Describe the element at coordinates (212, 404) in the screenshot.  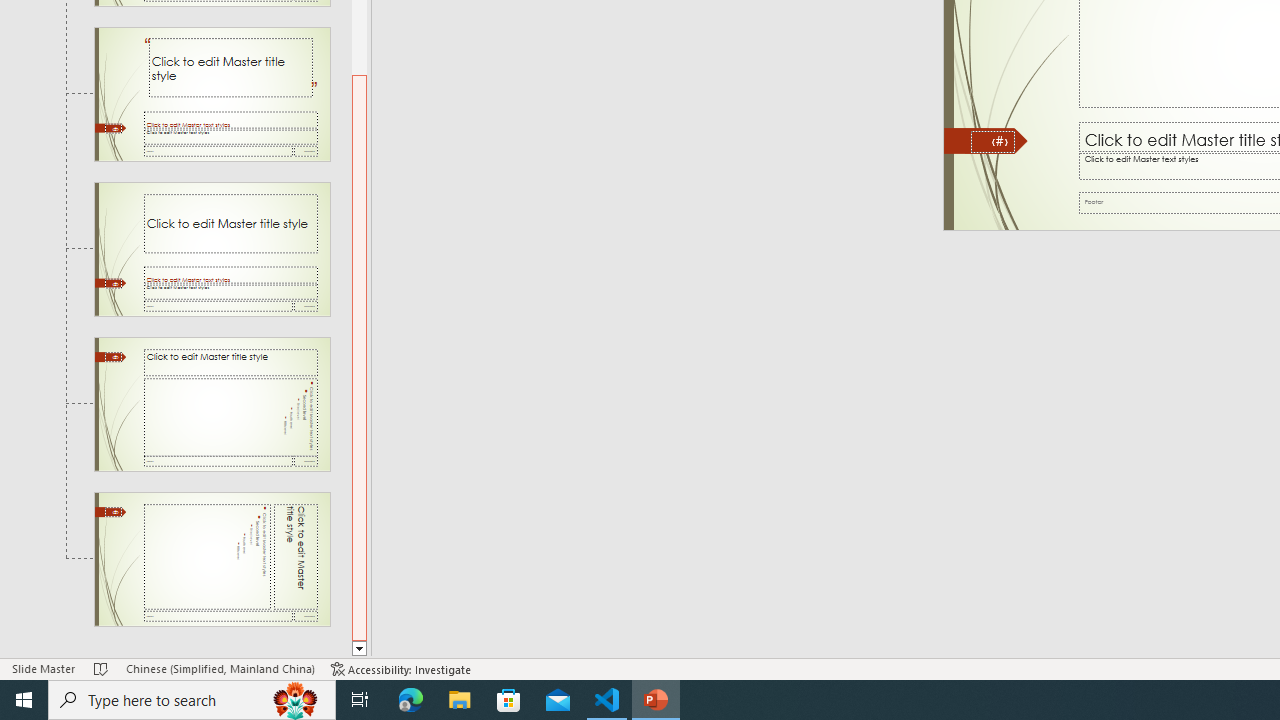
I see `'Slide Title and Vertical Text Layout: used by no slides'` at that location.